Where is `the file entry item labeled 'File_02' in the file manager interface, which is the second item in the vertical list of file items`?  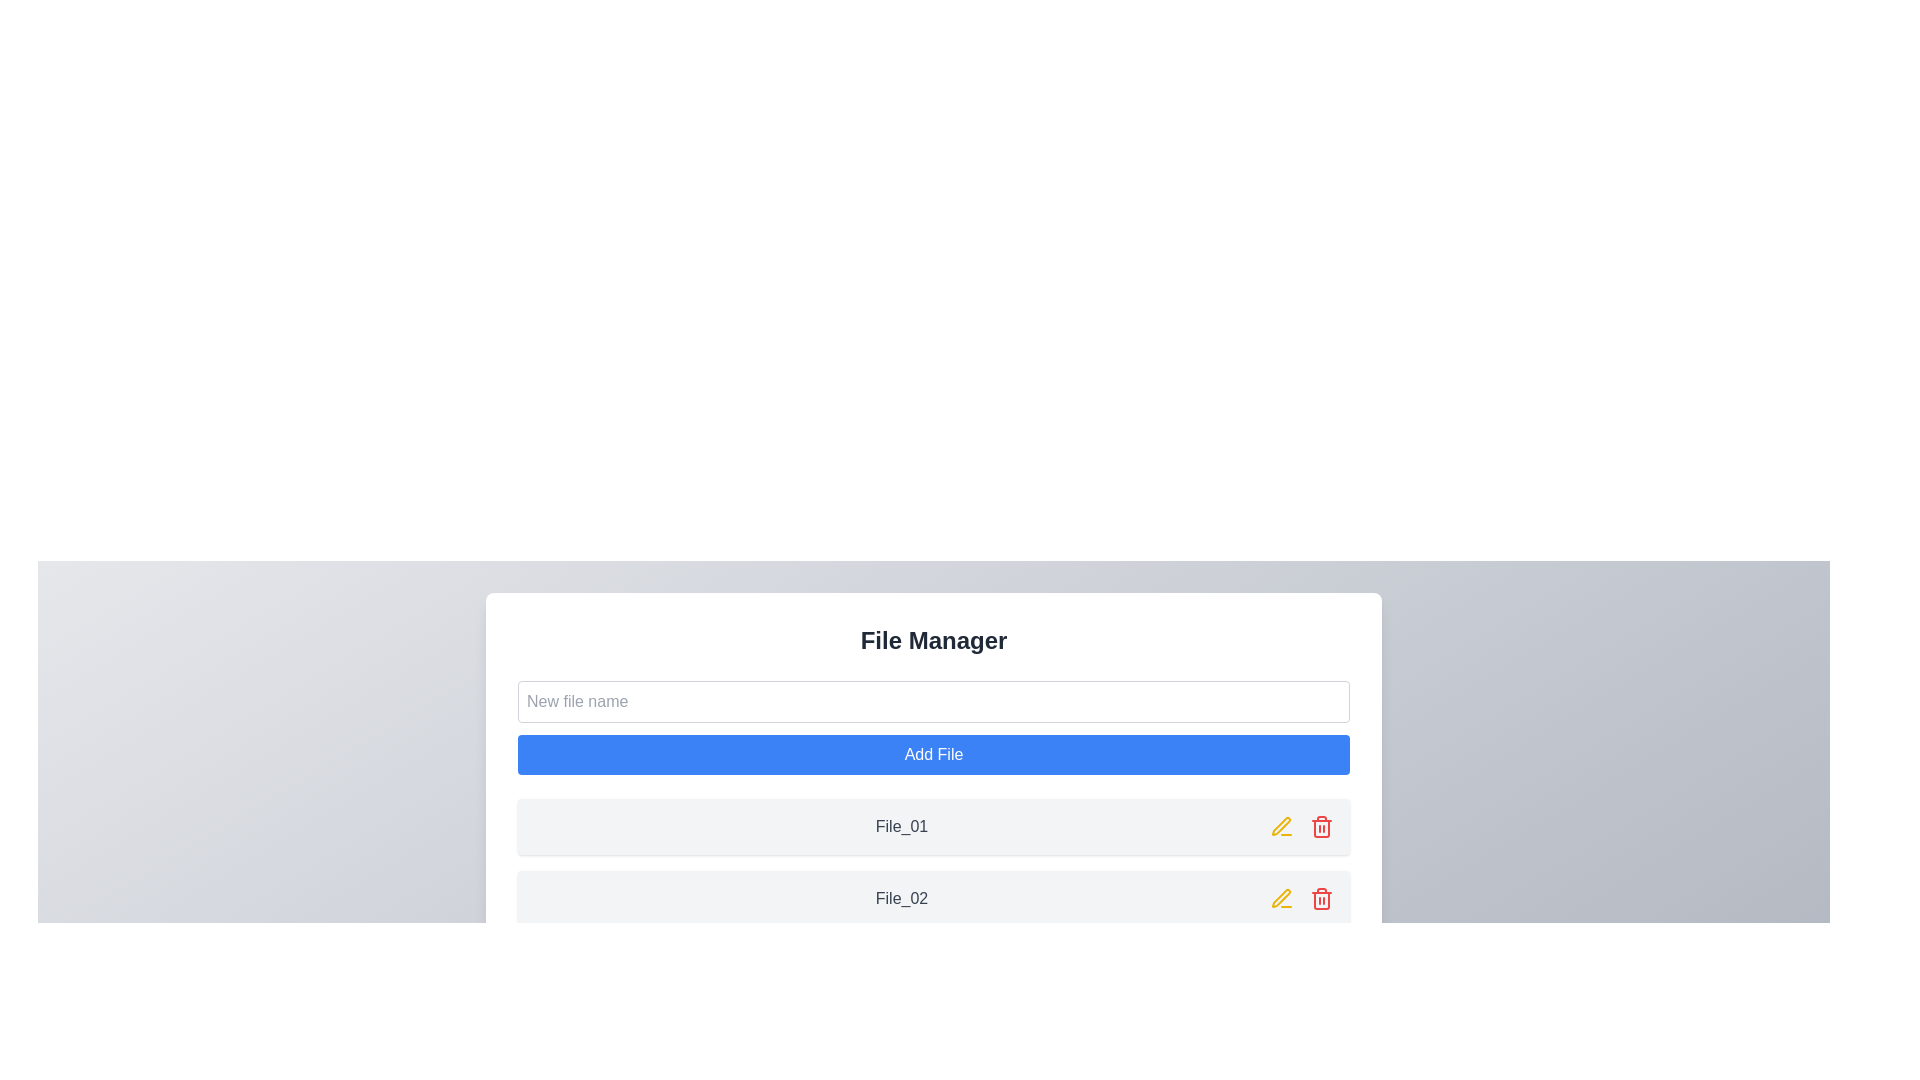
the file entry item labeled 'File_02' in the file manager interface, which is the second item in the vertical list of file items is located at coordinates (933, 897).